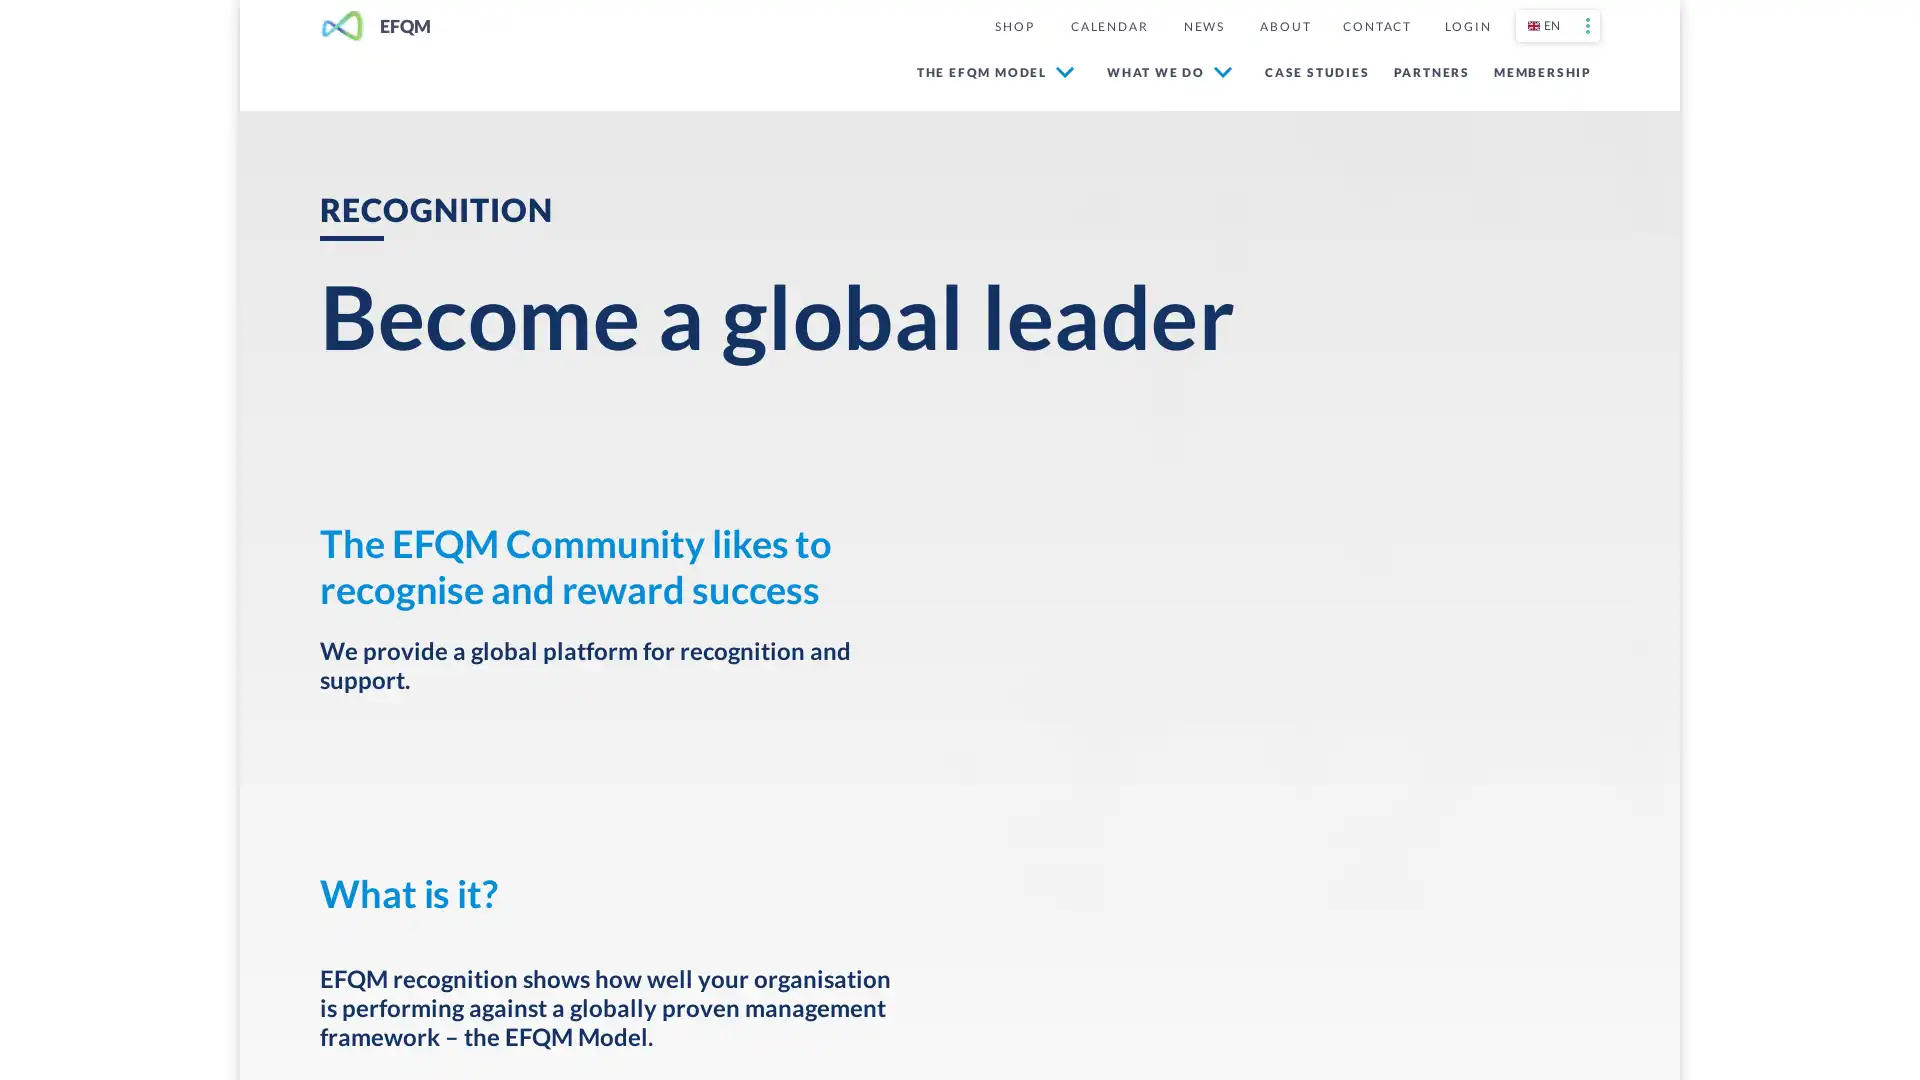 Image resolution: width=1920 pixels, height=1080 pixels. I want to click on MEMBERSHIP, so click(1538, 70).